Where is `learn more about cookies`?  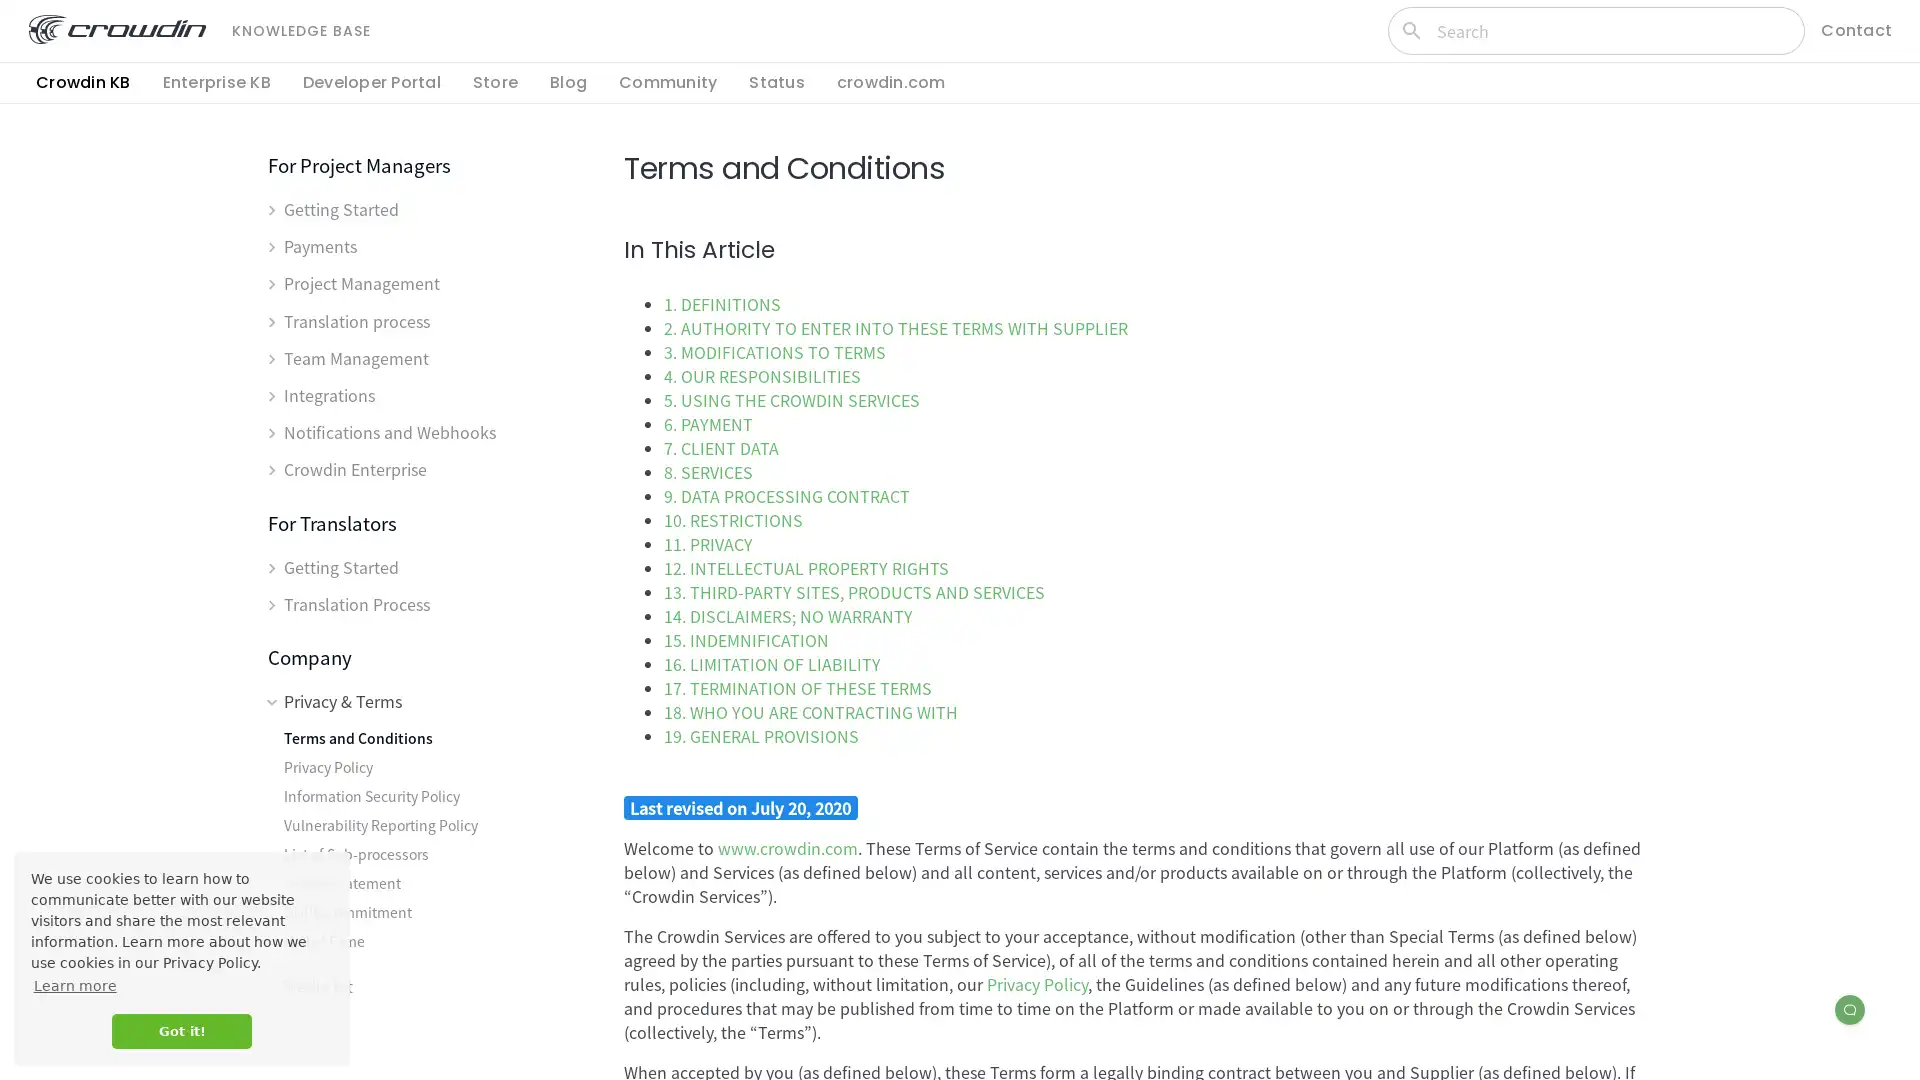
learn more about cookies is located at coordinates (74, 985).